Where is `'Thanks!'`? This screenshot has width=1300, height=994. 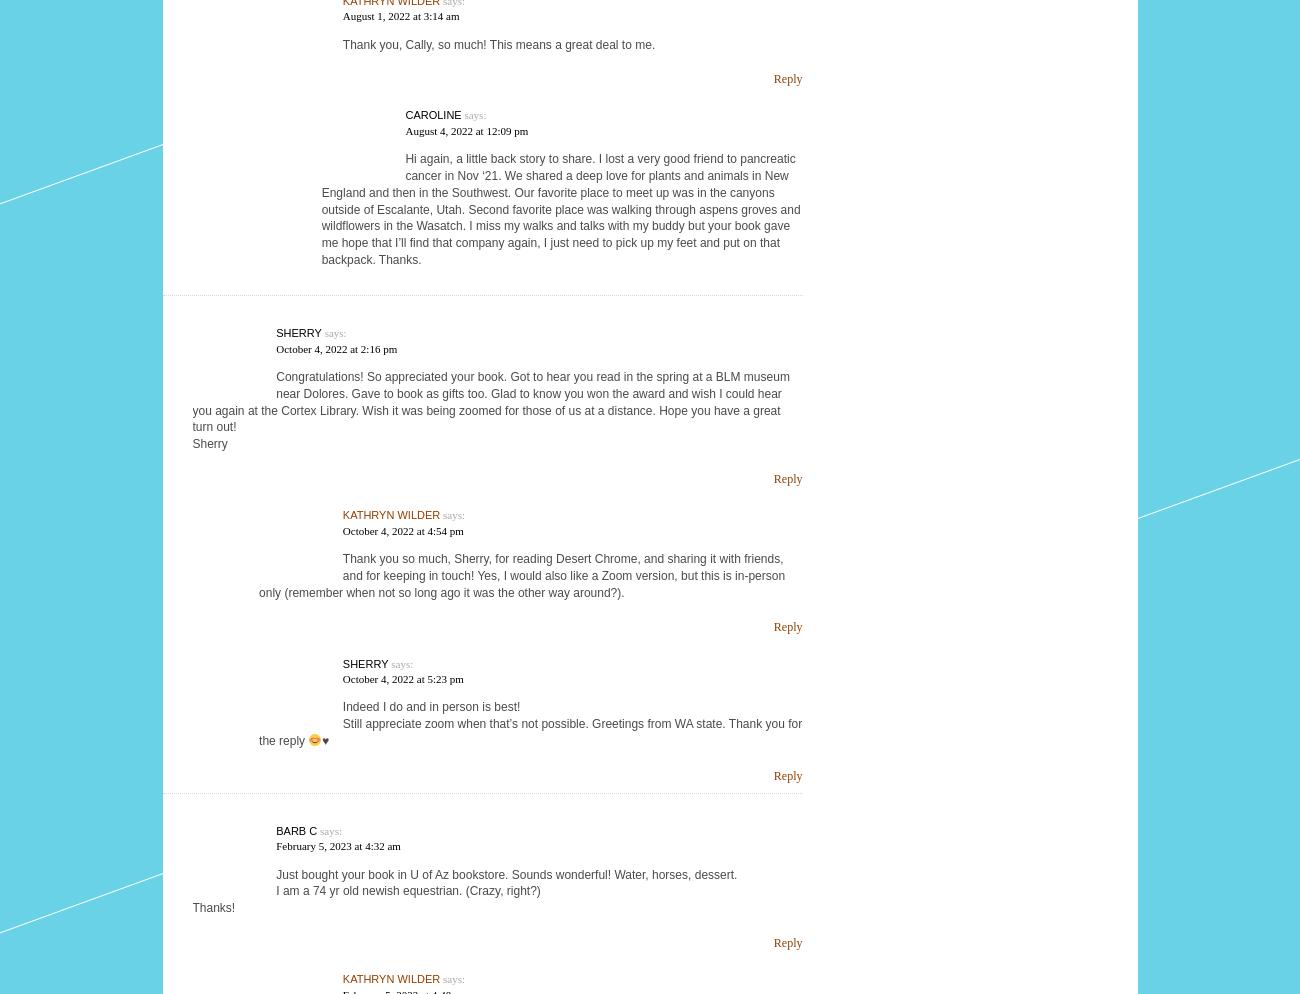
'Thanks!' is located at coordinates (213, 907).